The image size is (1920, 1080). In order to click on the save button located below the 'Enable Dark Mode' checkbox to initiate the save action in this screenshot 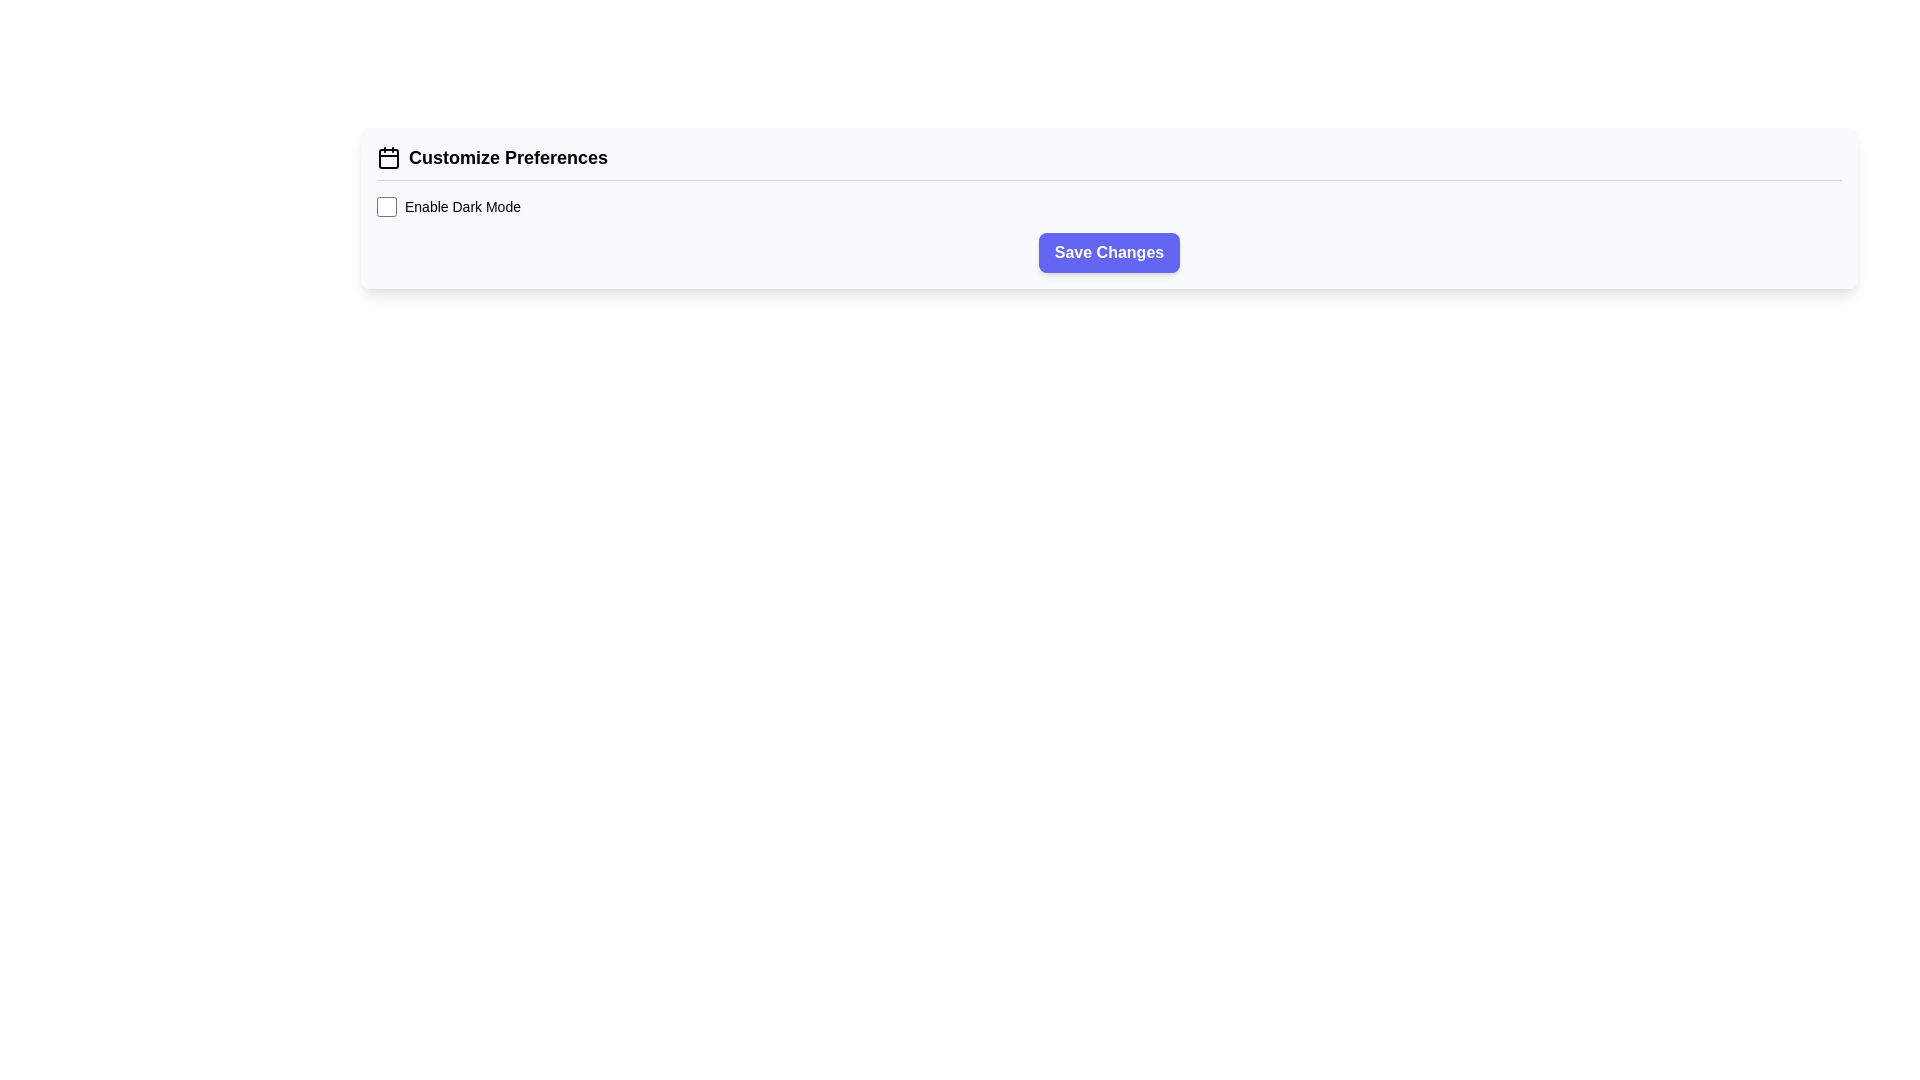, I will do `click(1108, 252)`.